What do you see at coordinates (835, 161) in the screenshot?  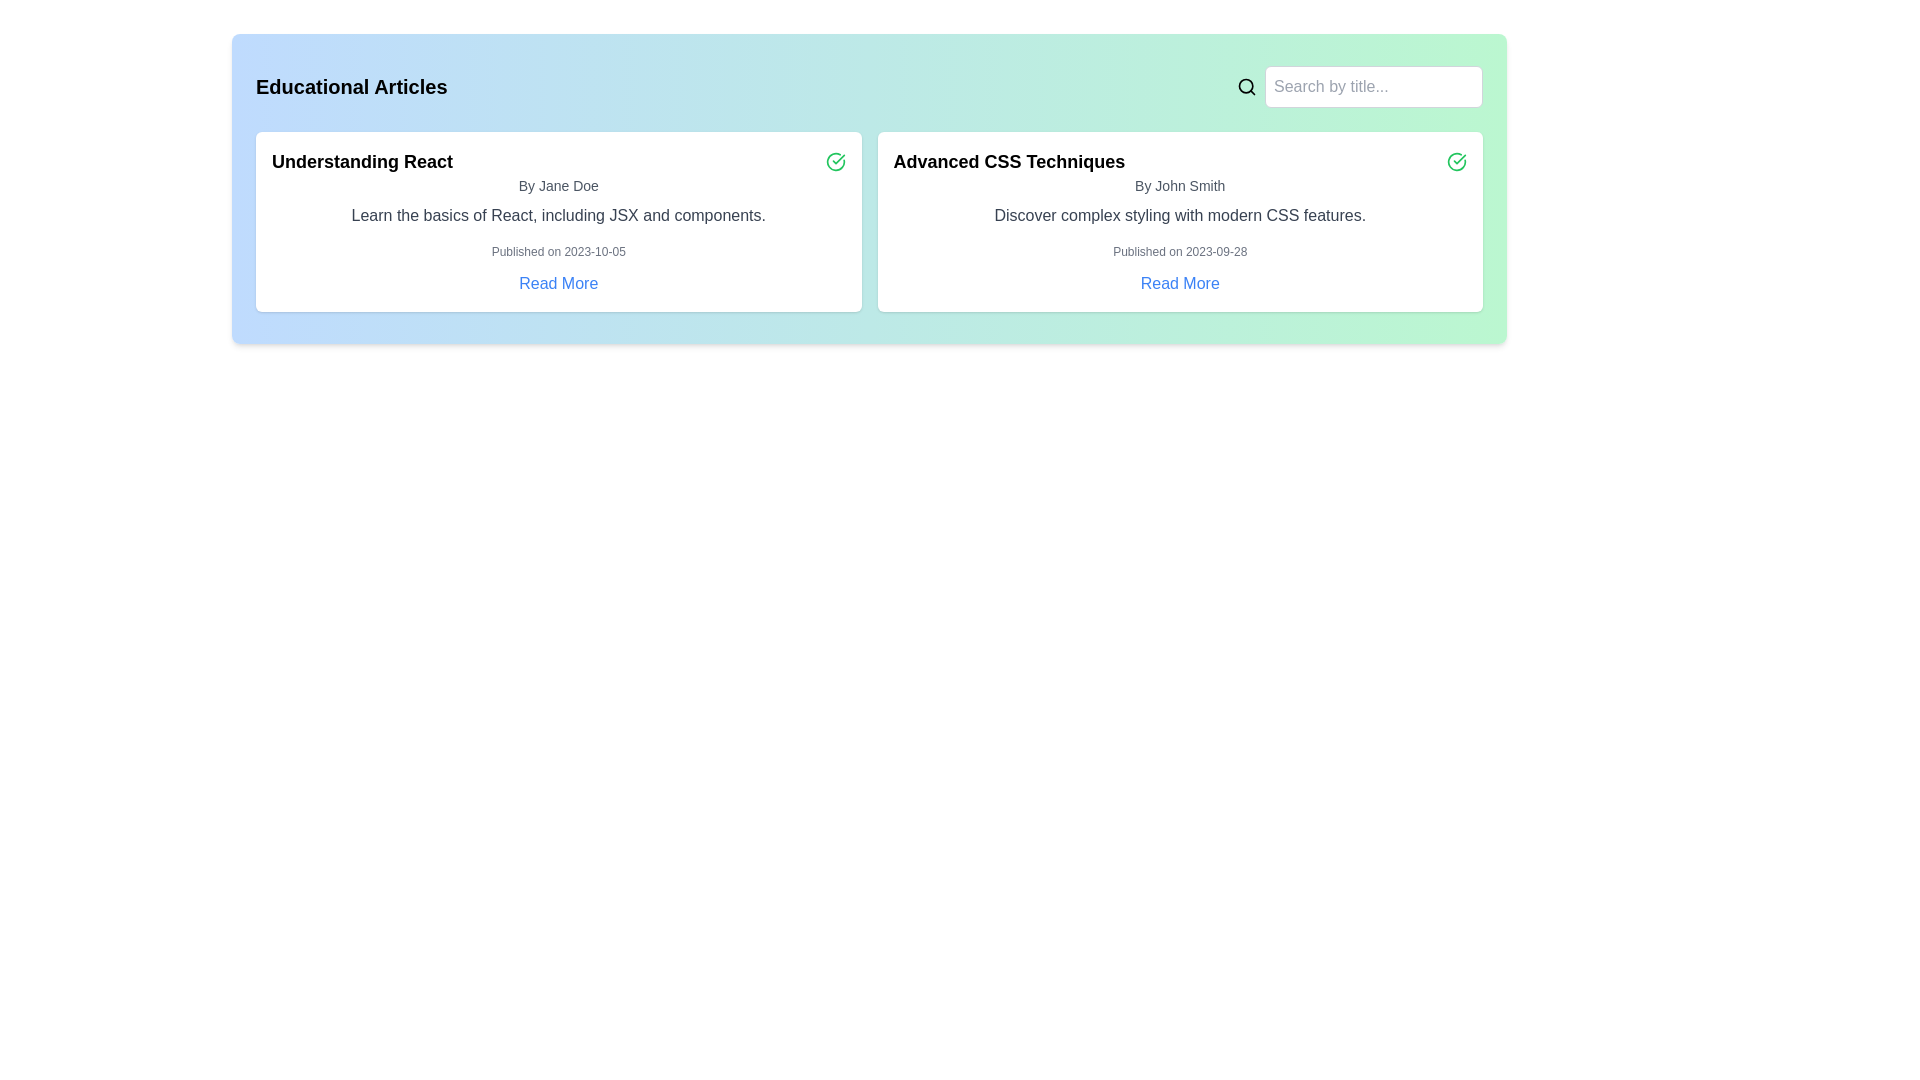 I see `the graphical indicator/icon indicating success or completion status located in the top-right corner of the 'Advanced CSS Techniques' card` at bounding box center [835, 161].